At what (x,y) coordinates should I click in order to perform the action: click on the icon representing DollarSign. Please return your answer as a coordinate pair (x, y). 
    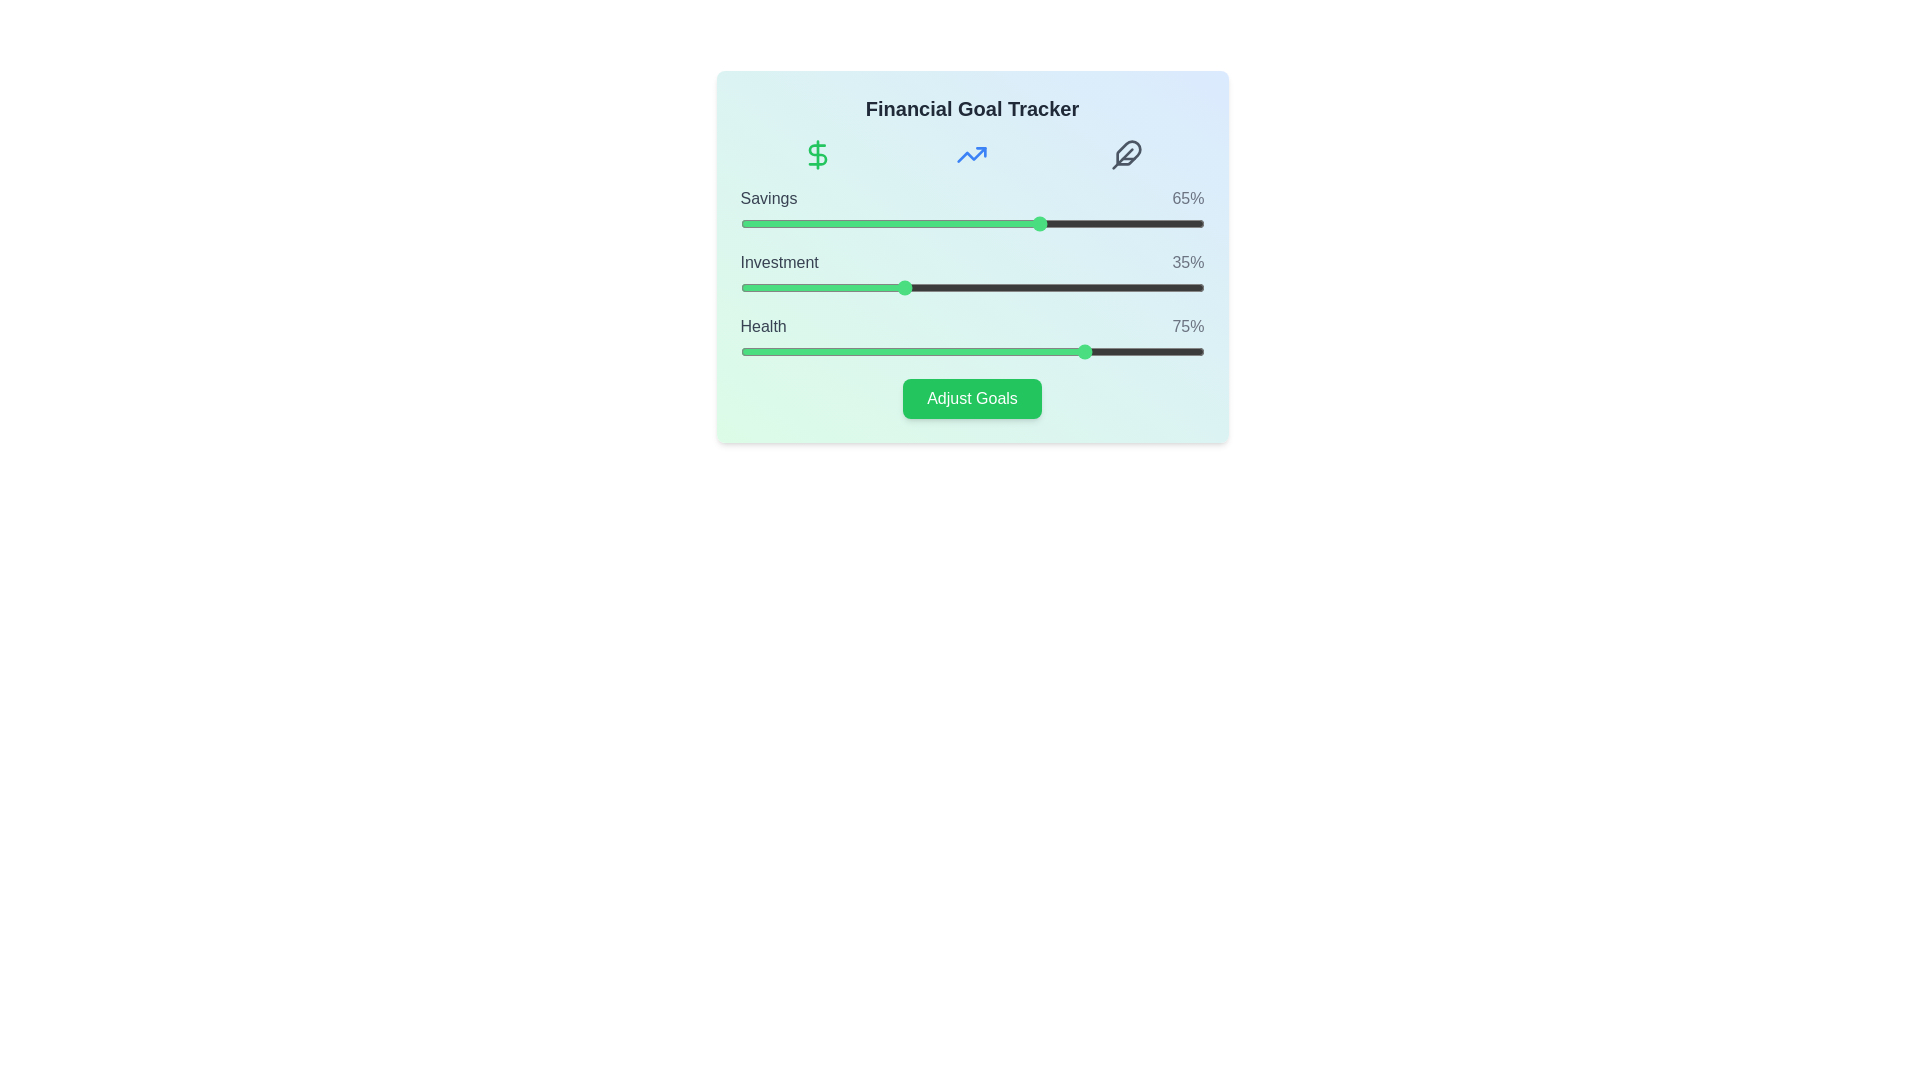
    Looking at the image, I should click on (817, 153).